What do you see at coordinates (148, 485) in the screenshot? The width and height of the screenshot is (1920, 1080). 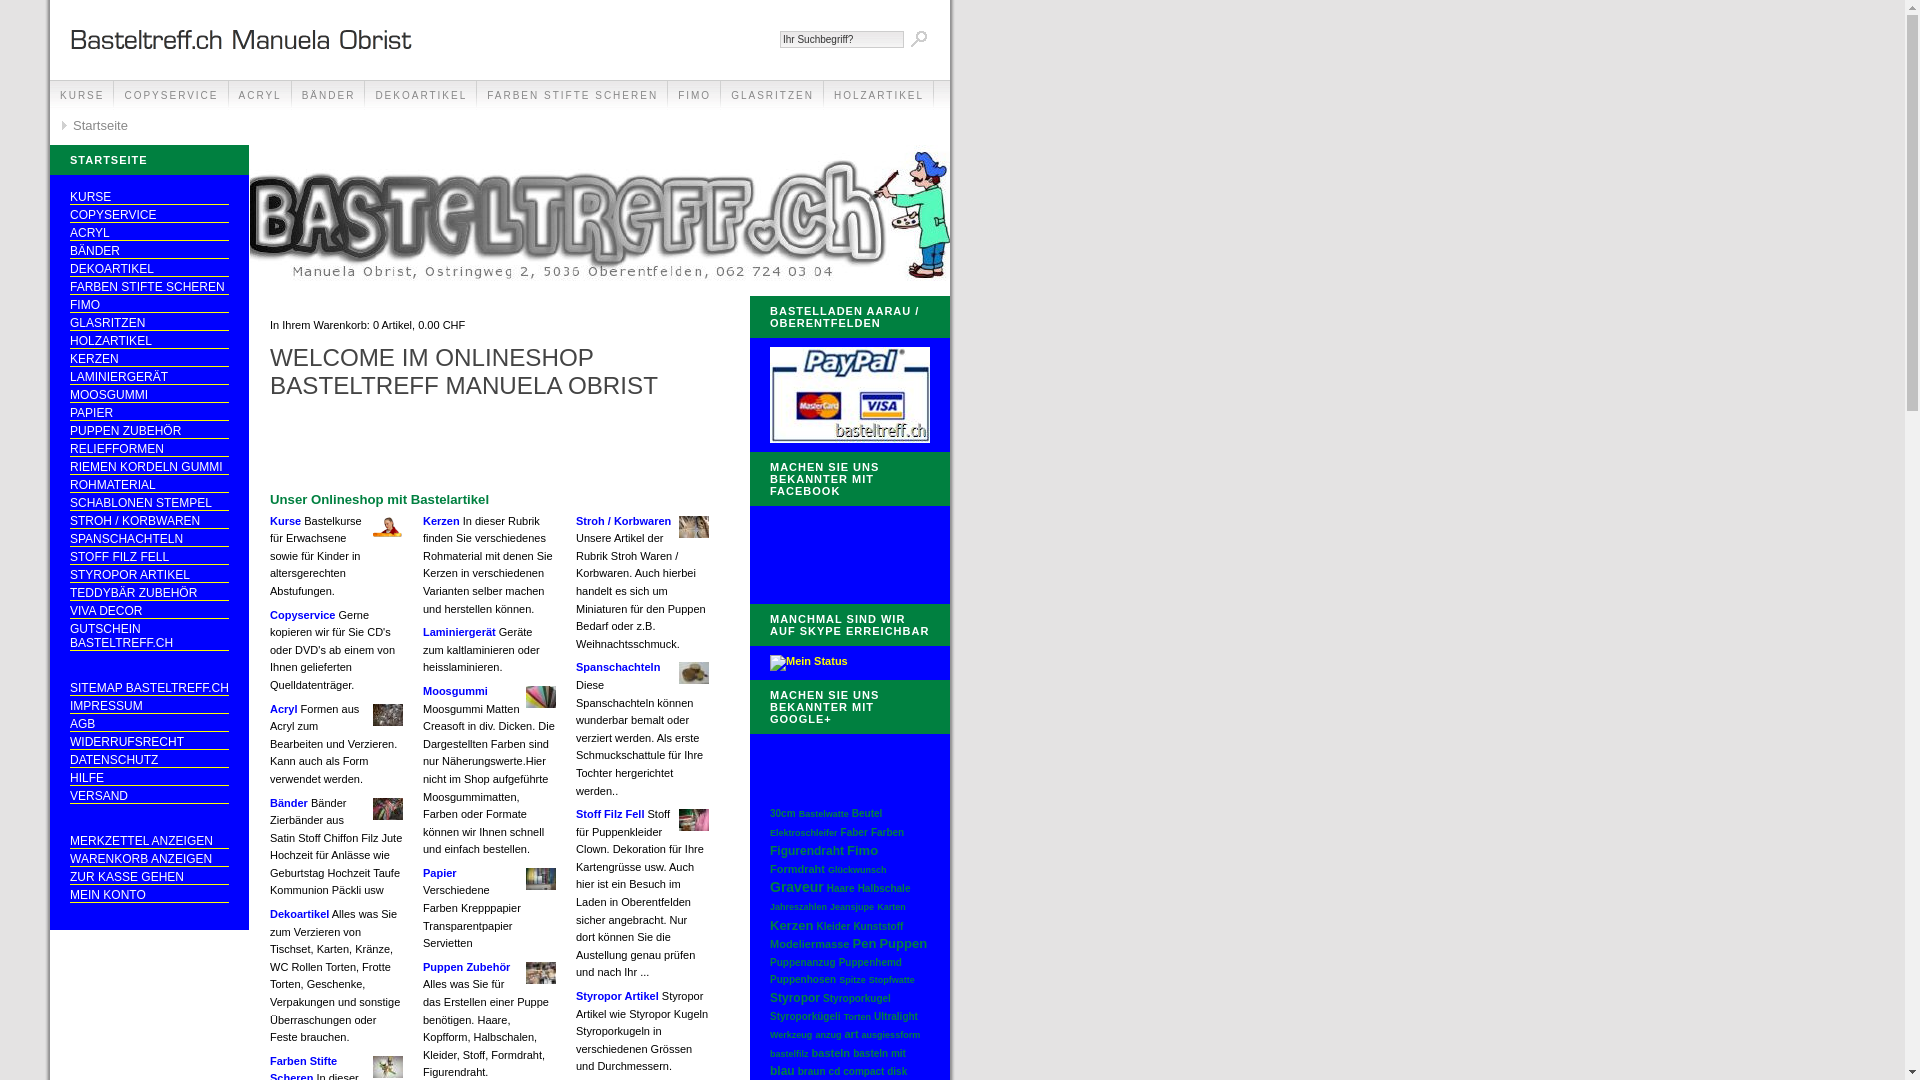 I see `'ROHMATERIAL'` at bounding box center [148, 485].